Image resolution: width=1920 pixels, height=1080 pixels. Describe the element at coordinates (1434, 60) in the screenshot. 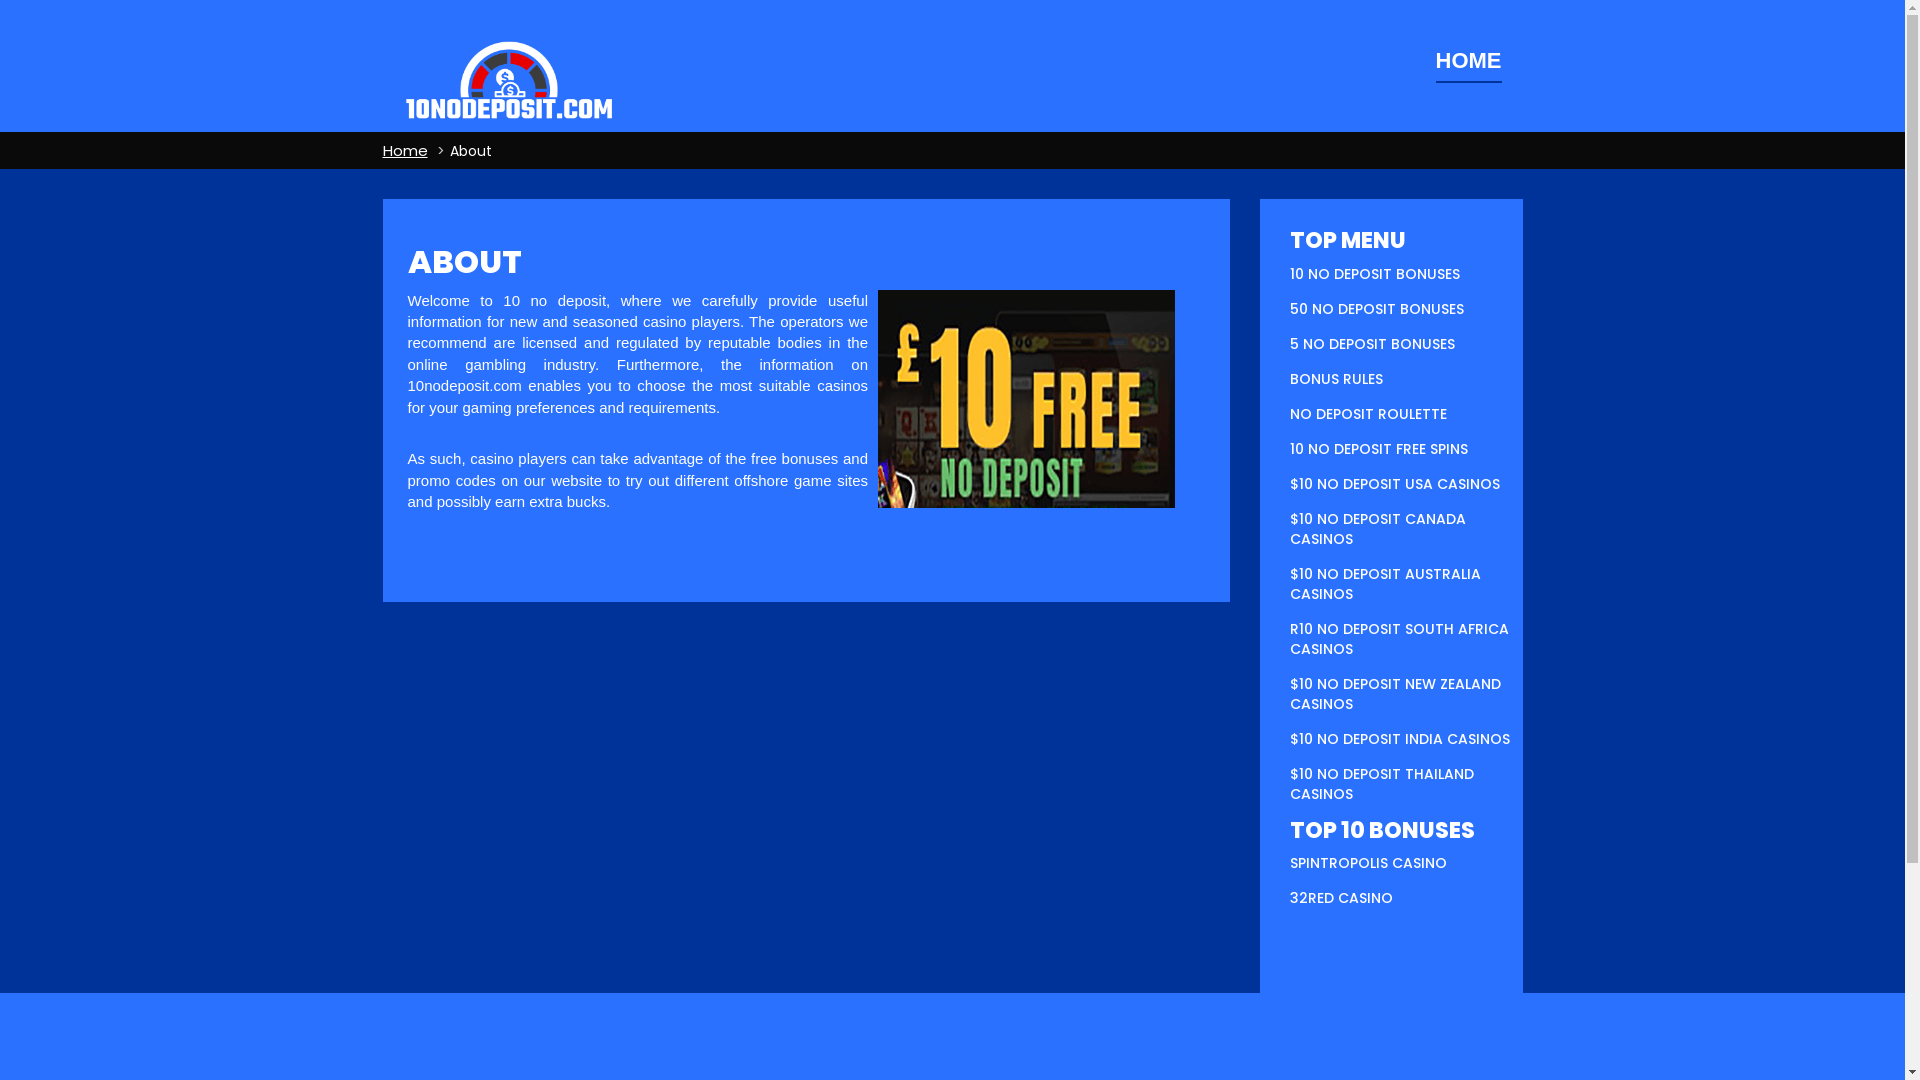

I see `'HOME'` at that location.